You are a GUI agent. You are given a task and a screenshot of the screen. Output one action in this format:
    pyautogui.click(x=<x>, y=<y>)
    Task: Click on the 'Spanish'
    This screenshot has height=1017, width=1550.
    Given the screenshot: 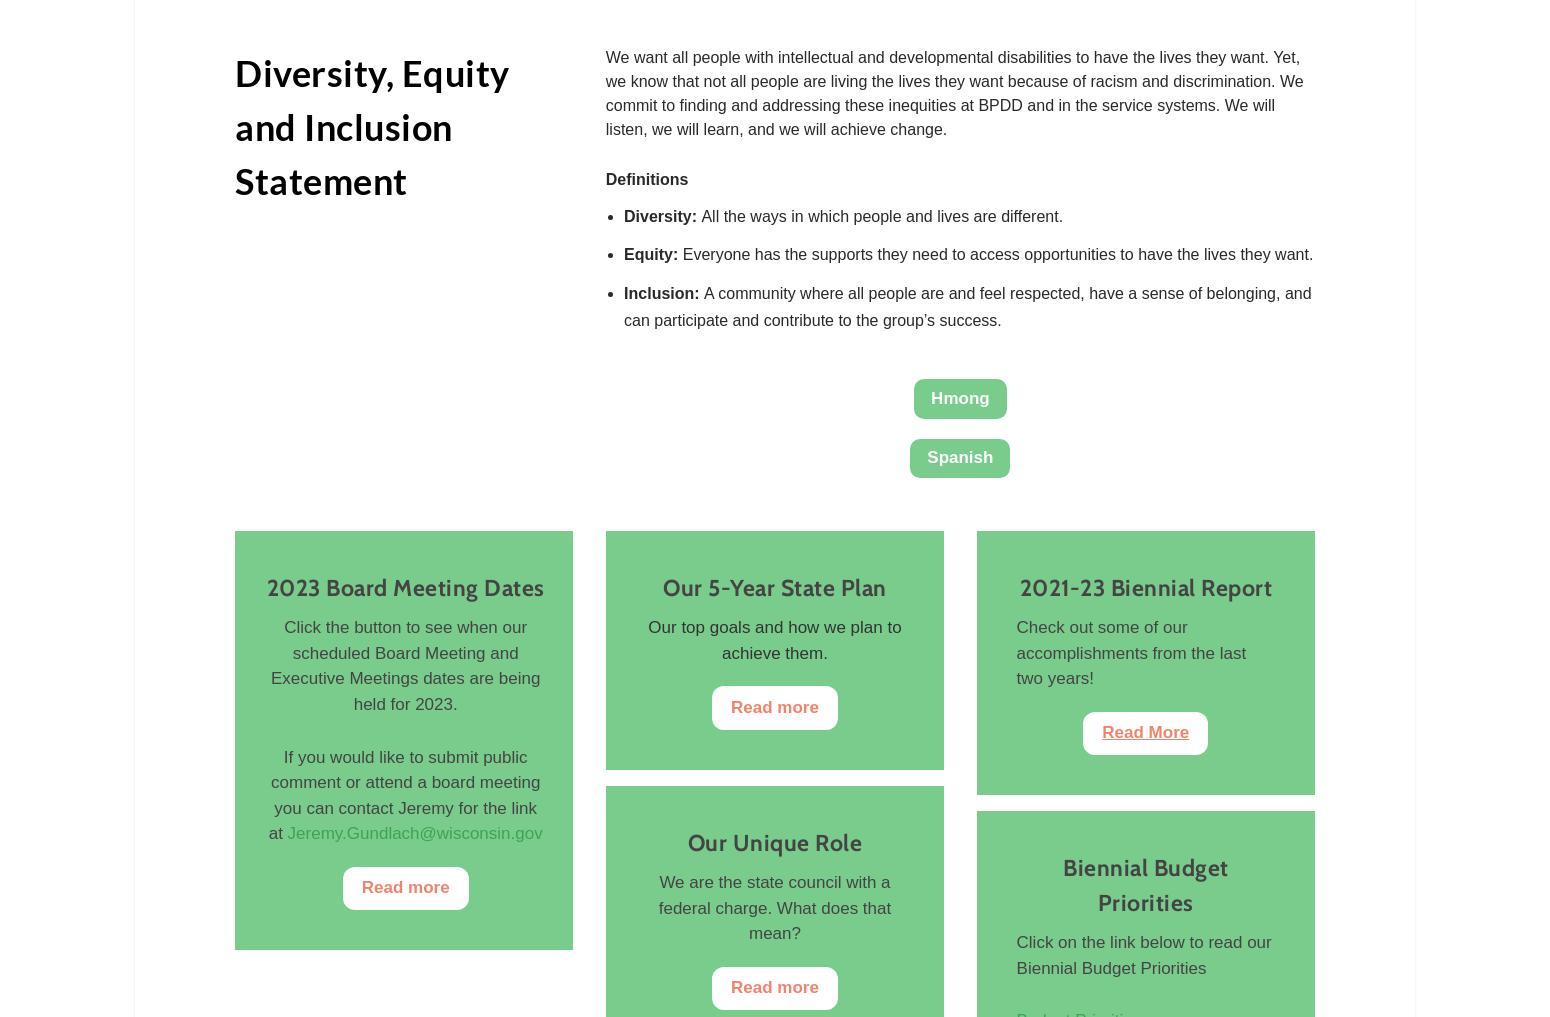 What is the action you would take?
    pyautogui.click(x=959, y=455)
    